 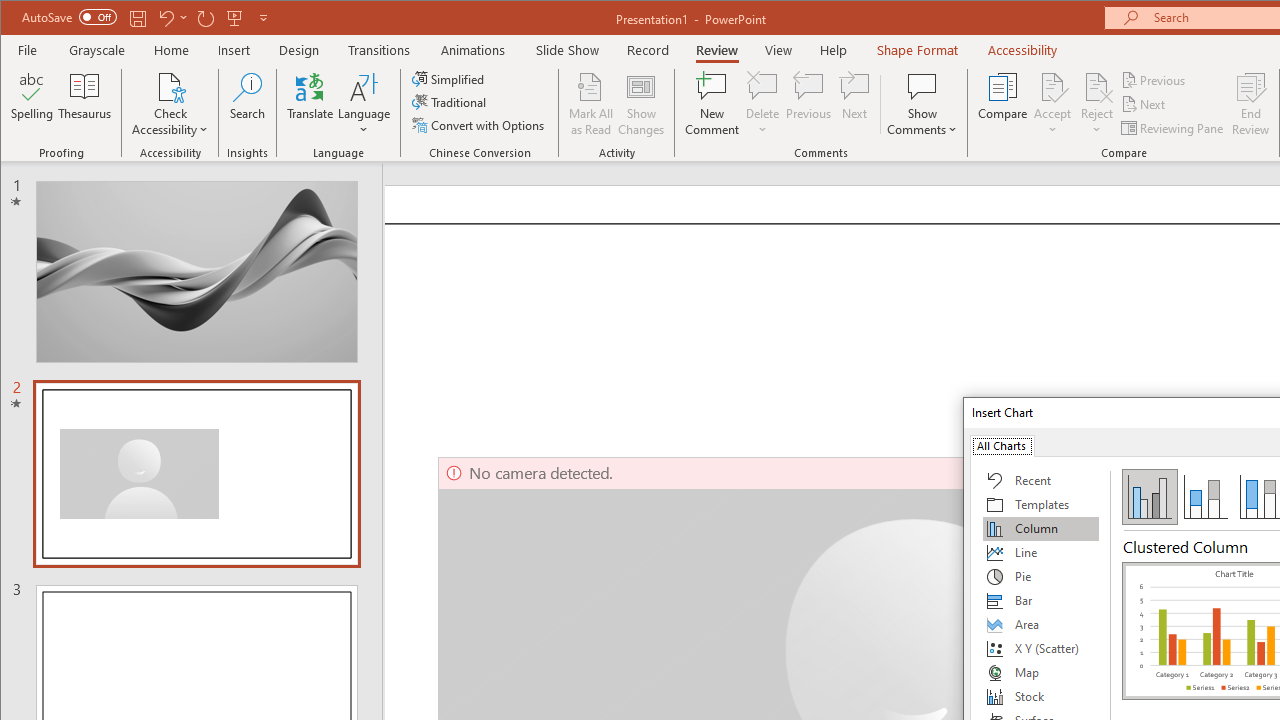 What do you see at coordinates (364, 104) in the screenshot?
I see `'Language'` at bounding box center [364, 104].